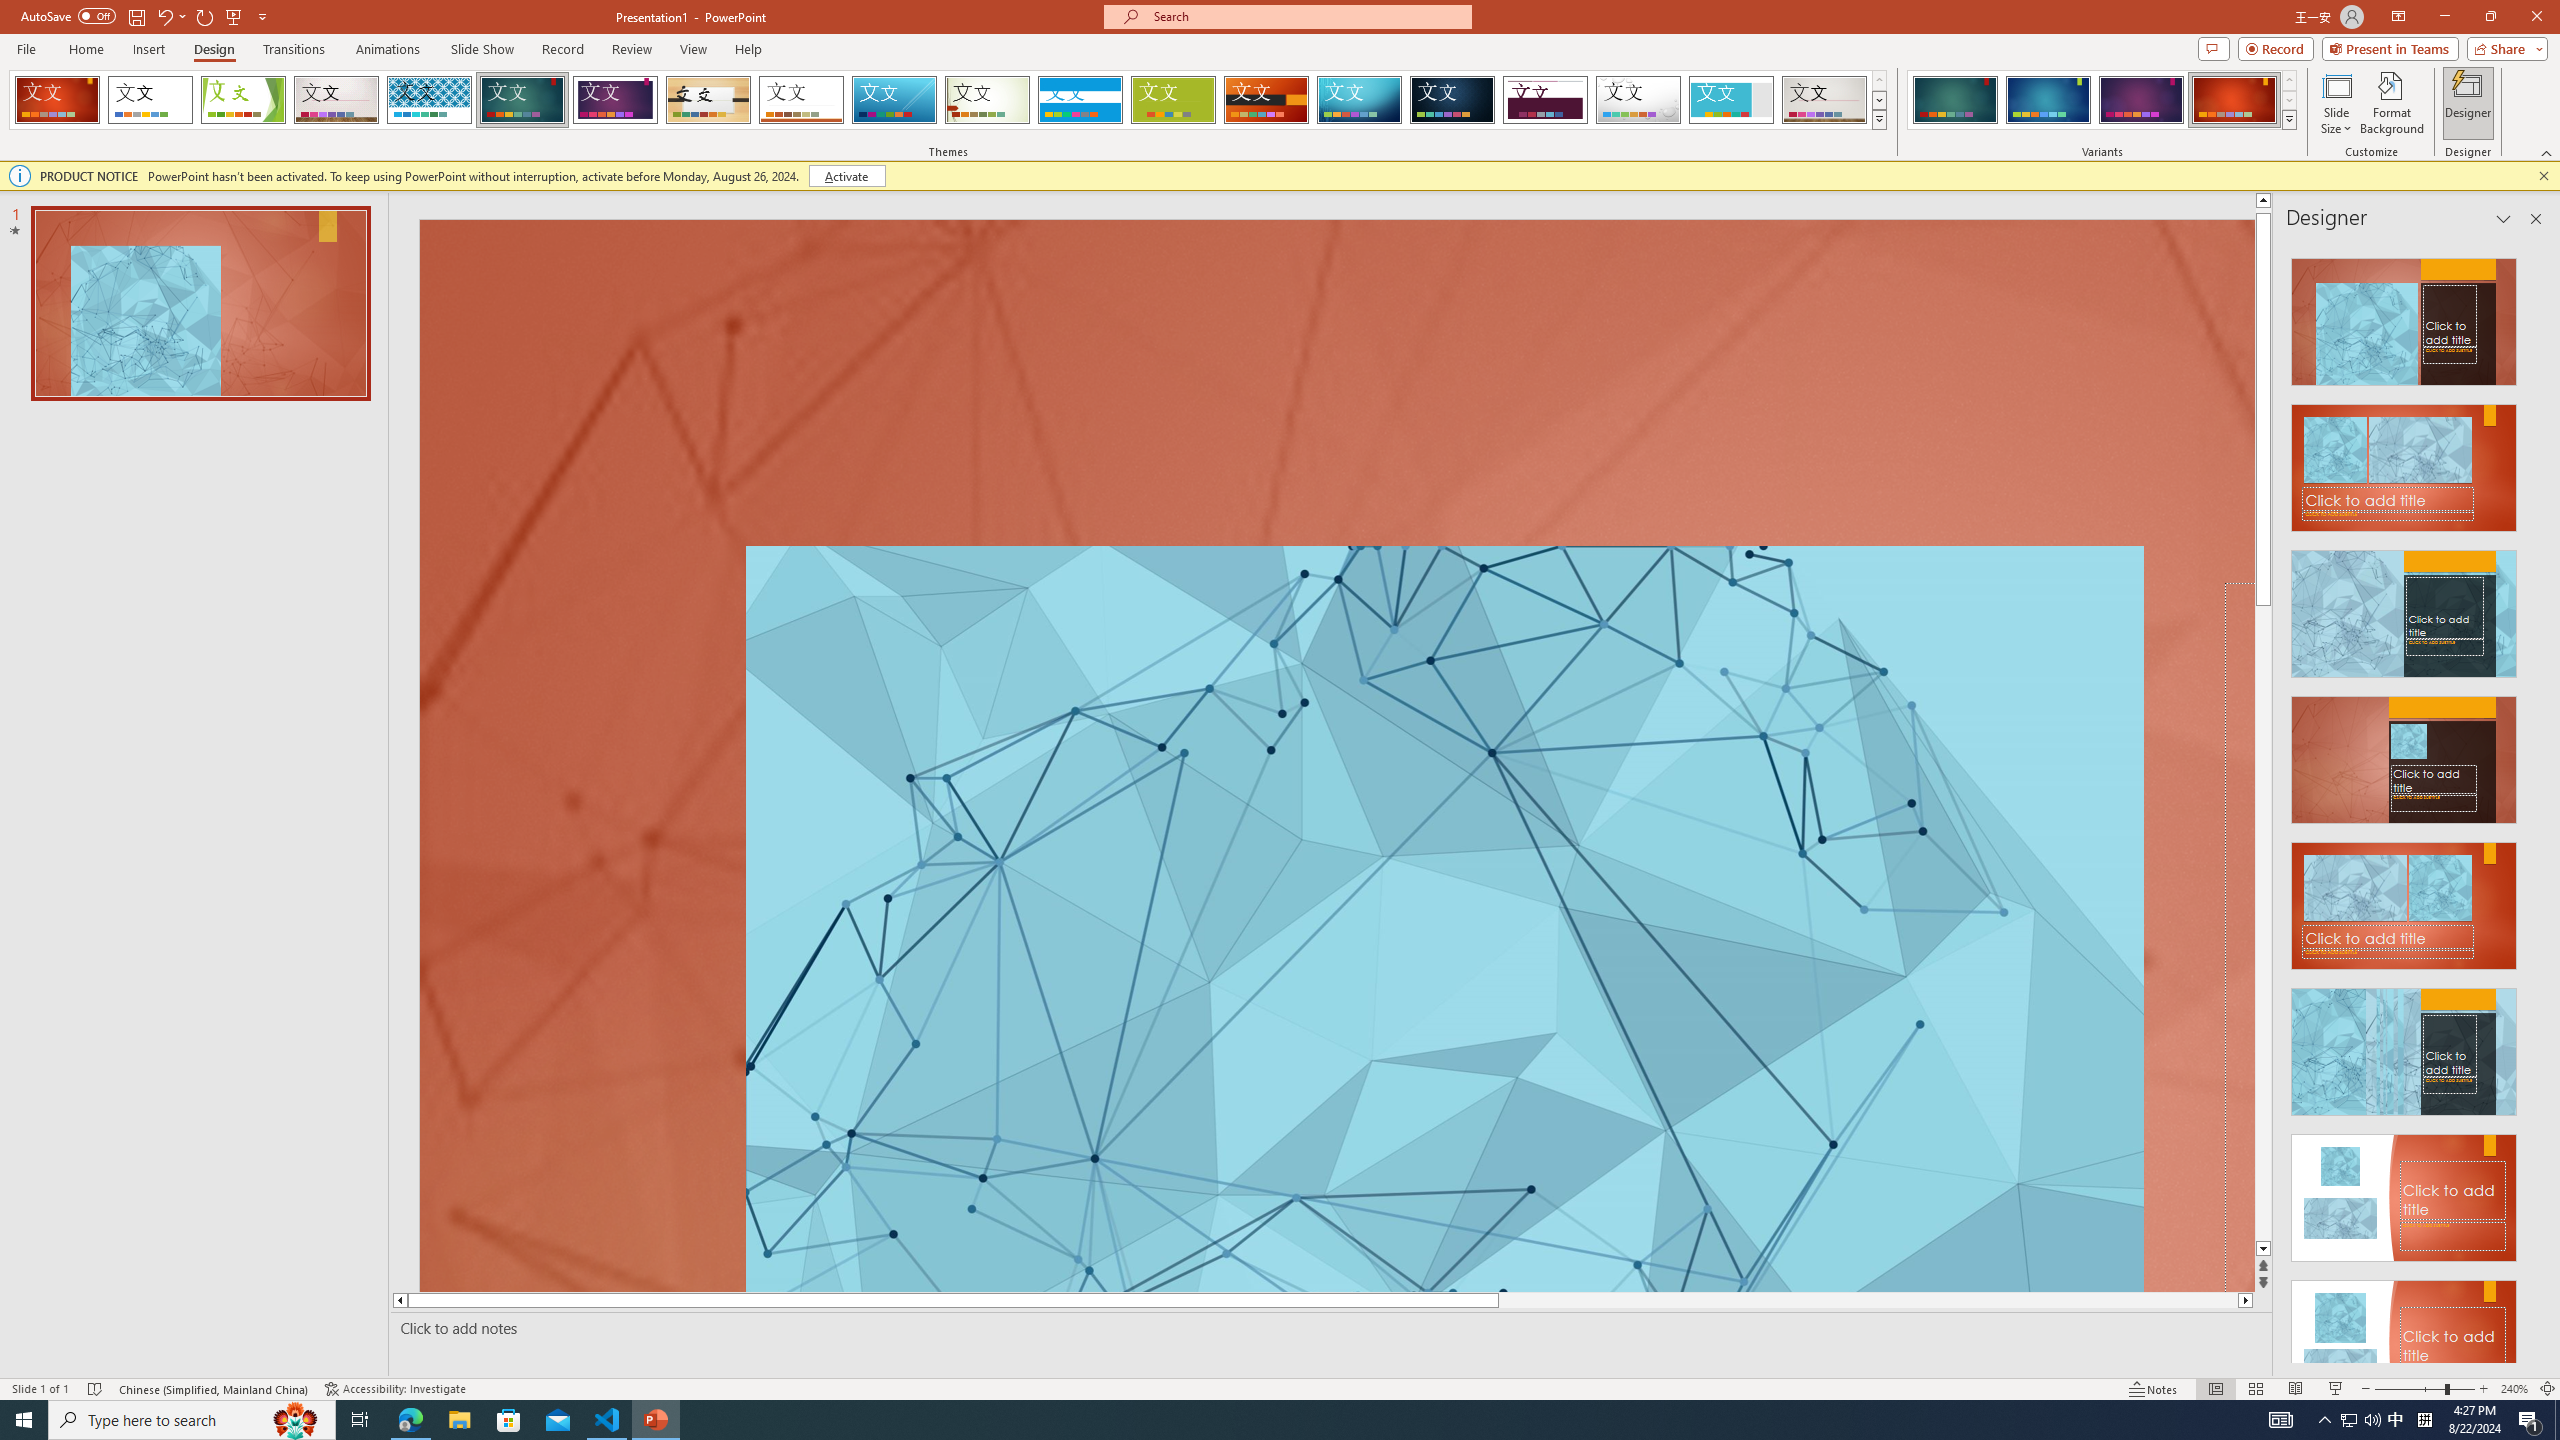 Image resolution: width=2560 pixels, height=1440 pixels. What do you see at coordinates (947, 99) in the screenshot?
I see `'AutomationID: SlideThemesGallery'` at bounding box center [947, 99].